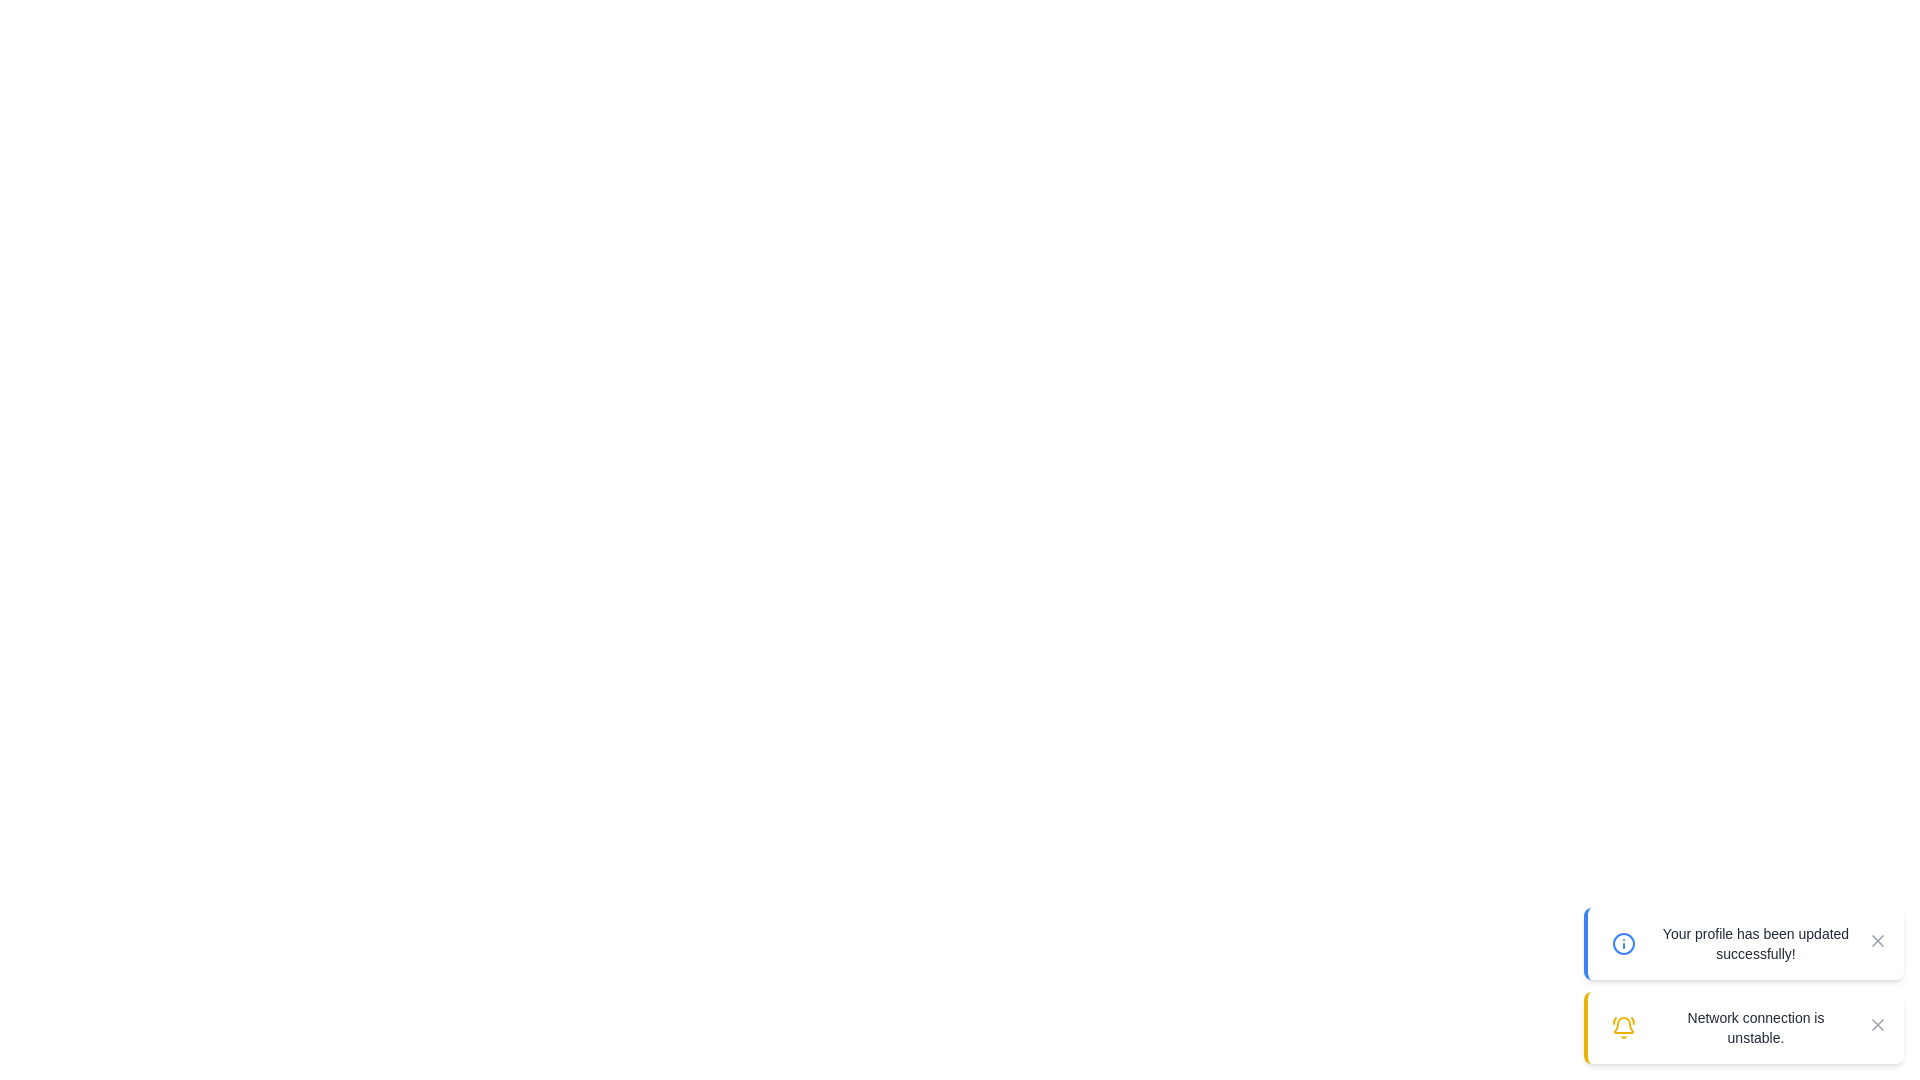 The height and width of the screenshot is (1080, 1920). I want to click on the snackbar with the message 'Network connection is unstable.', so click(1742, 1028).